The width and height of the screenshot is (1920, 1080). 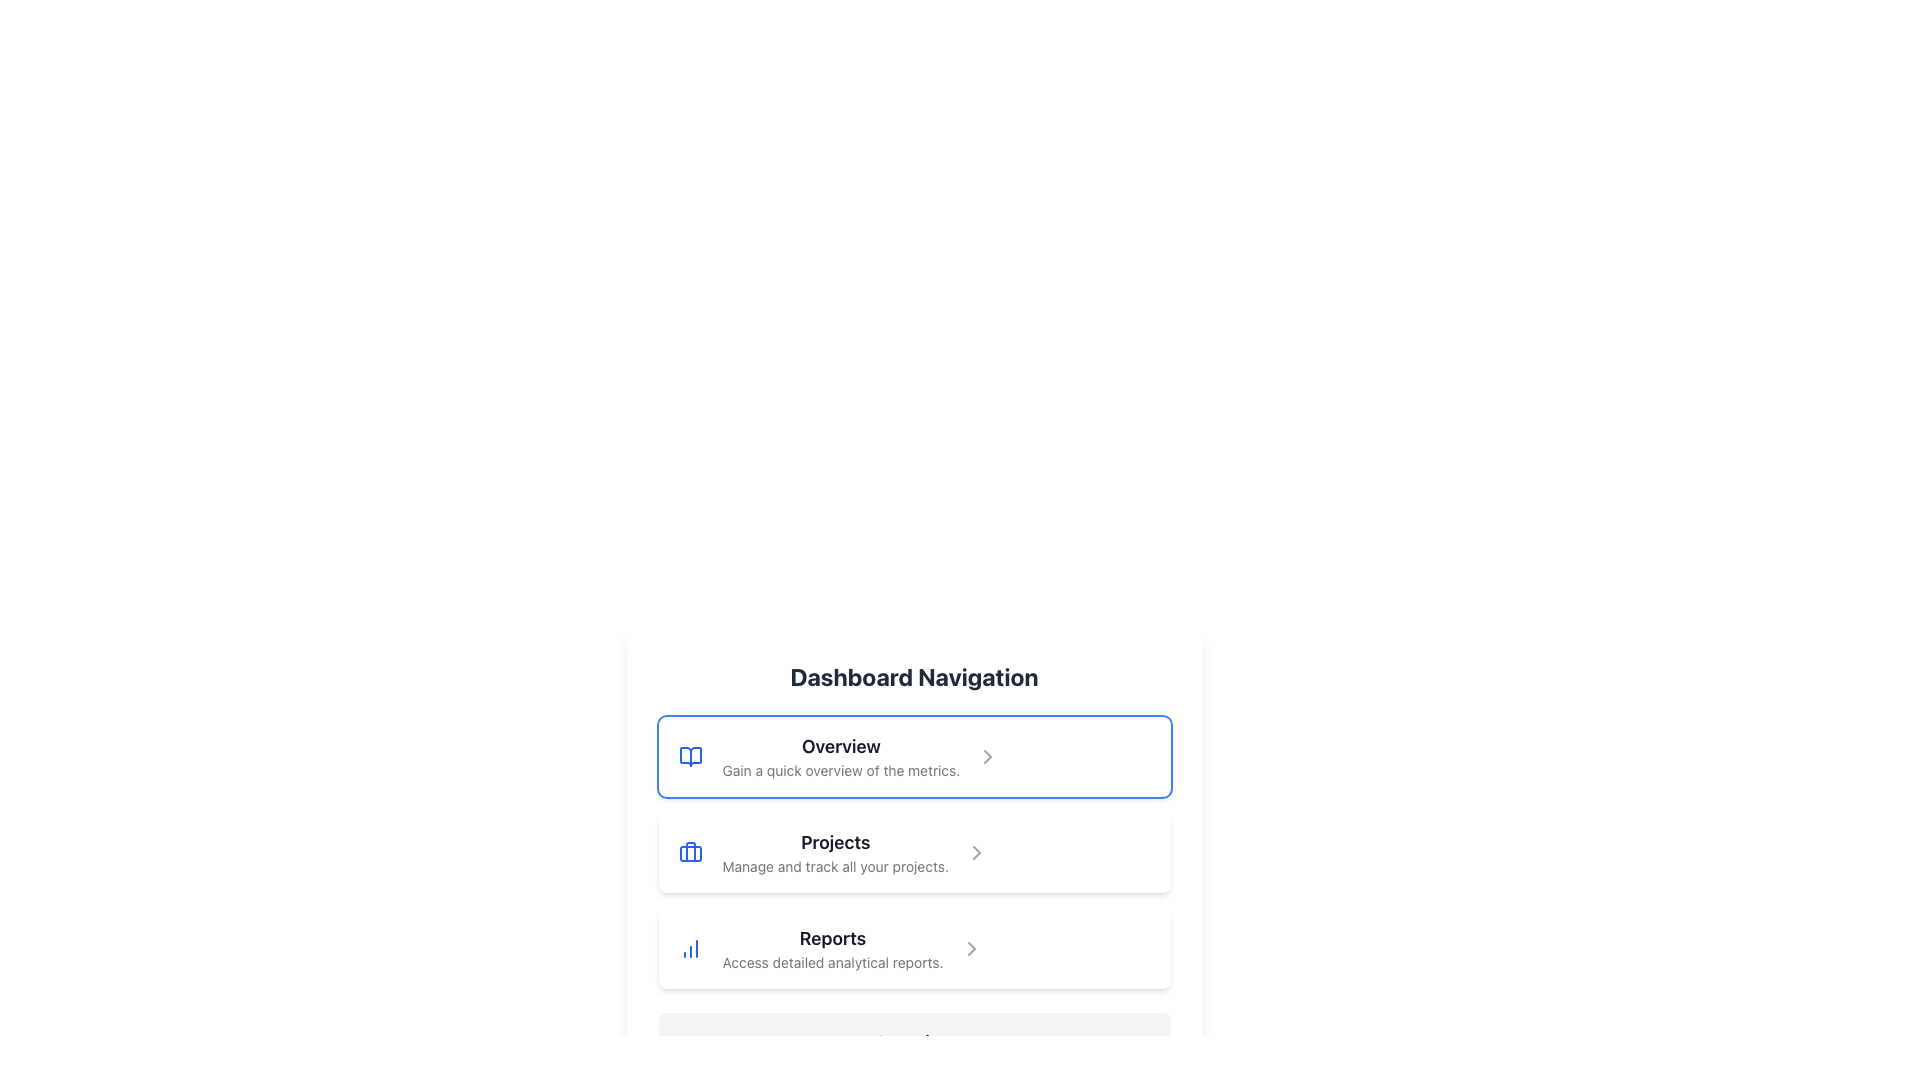 I want to click on the text label reading 'Manage and track all your projects.' located under the bold heading 'Projects', so click(x=835, y=866).